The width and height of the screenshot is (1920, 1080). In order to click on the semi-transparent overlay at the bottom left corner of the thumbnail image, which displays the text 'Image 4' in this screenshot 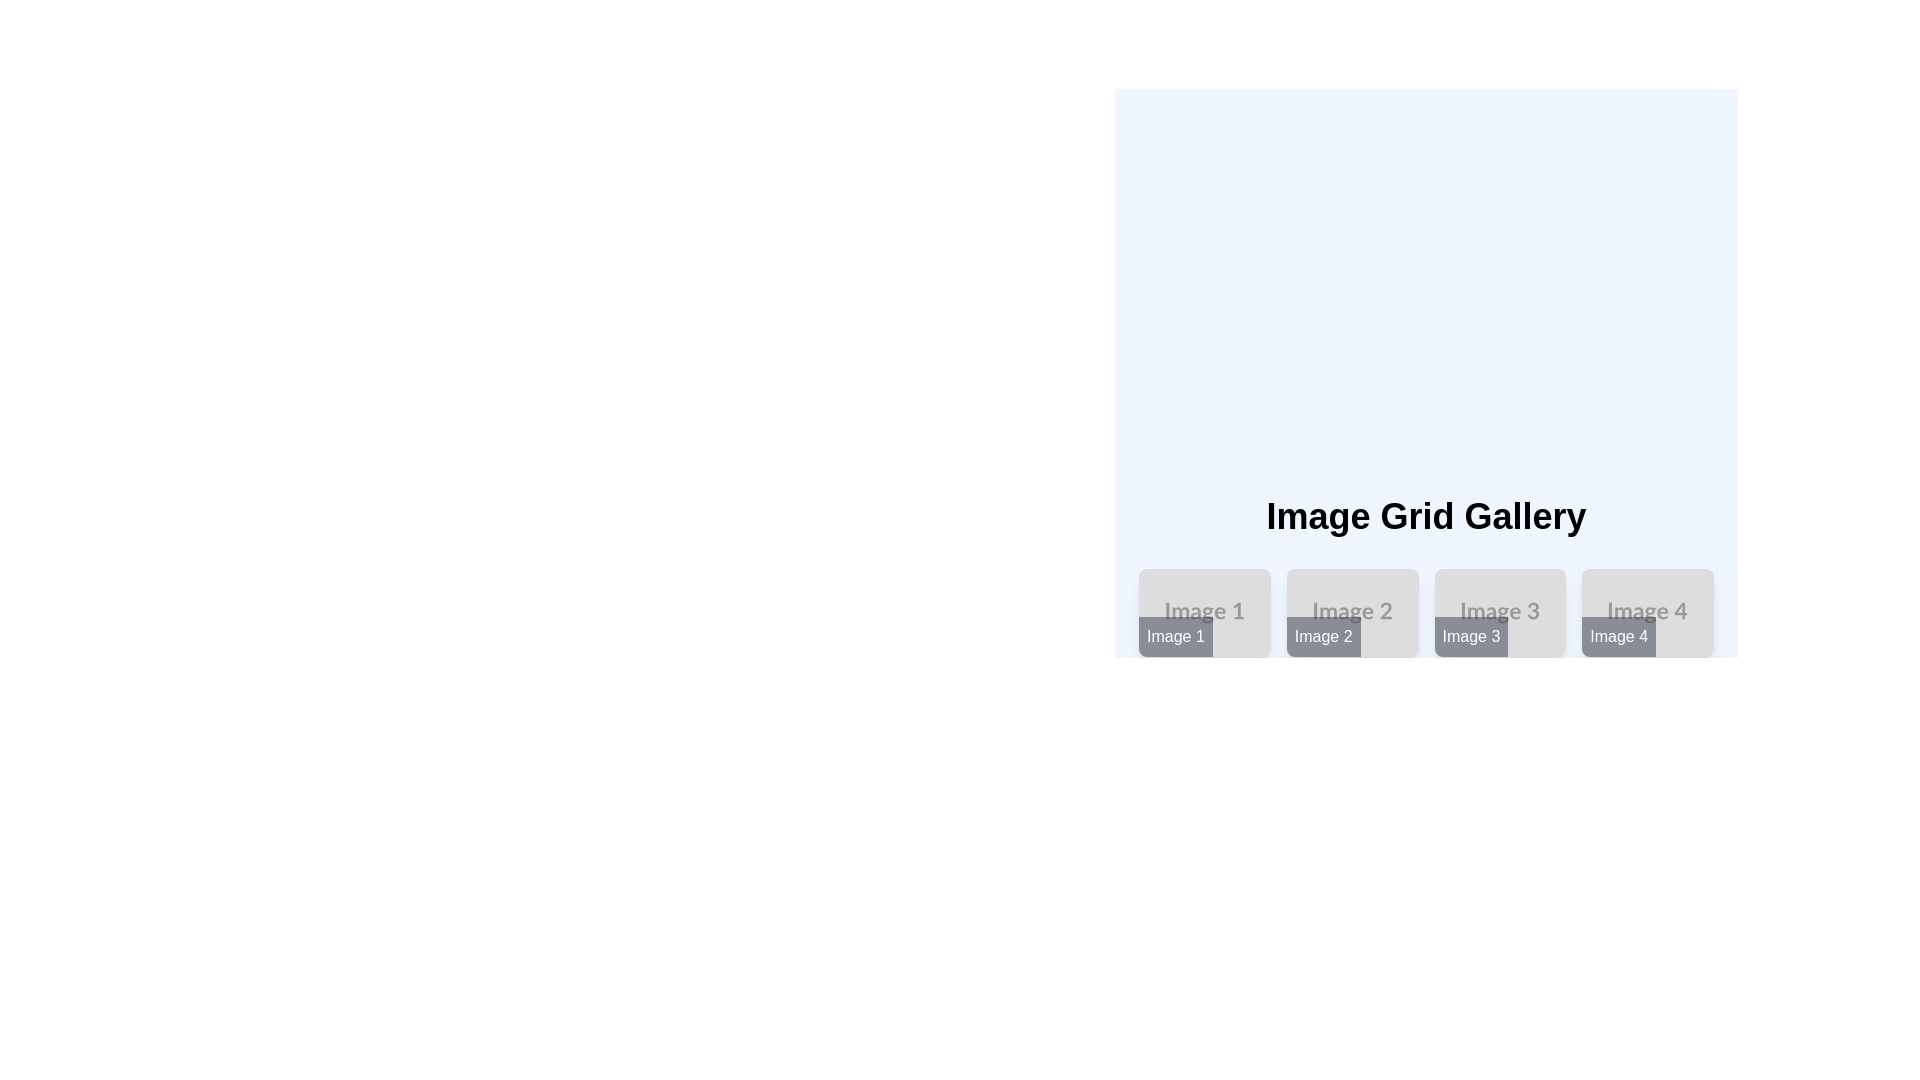, I will do `click(1619, 636)`.